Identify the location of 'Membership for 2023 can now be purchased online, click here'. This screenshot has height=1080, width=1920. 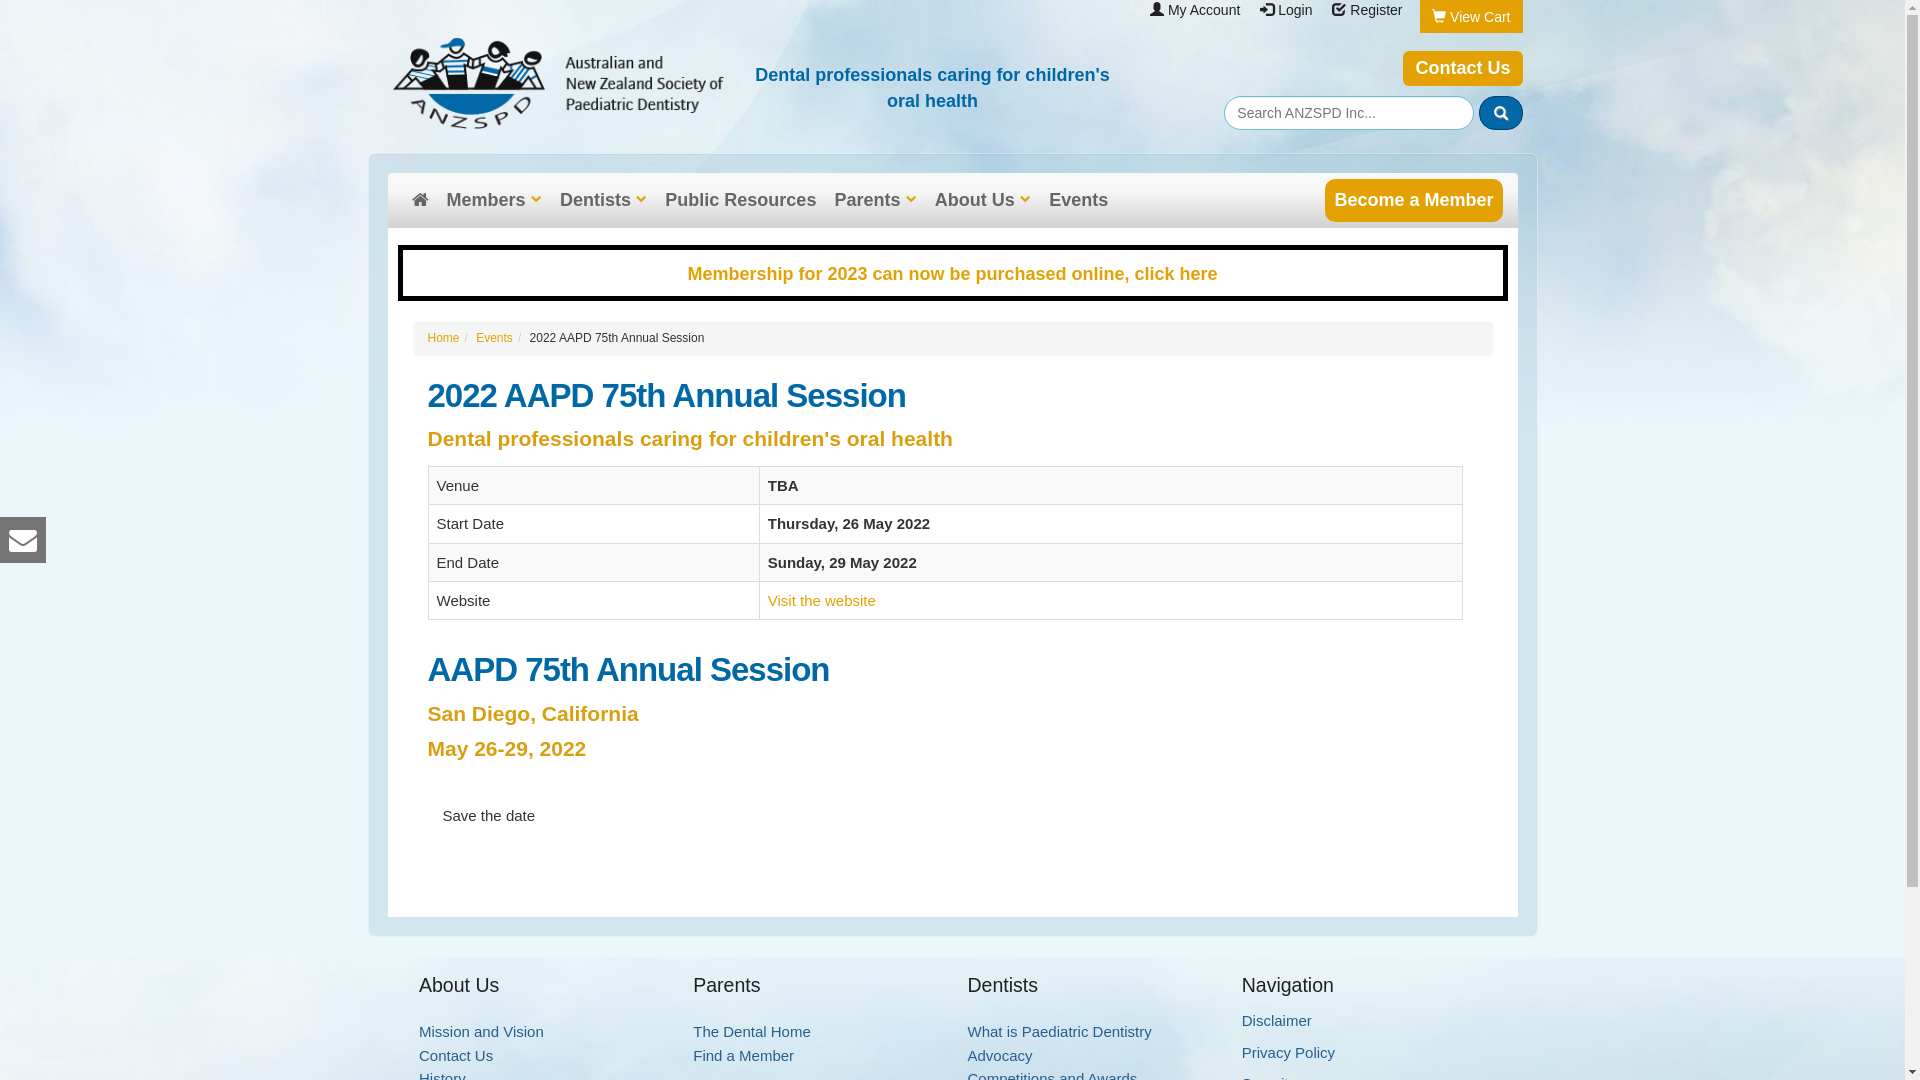
(950, 273).